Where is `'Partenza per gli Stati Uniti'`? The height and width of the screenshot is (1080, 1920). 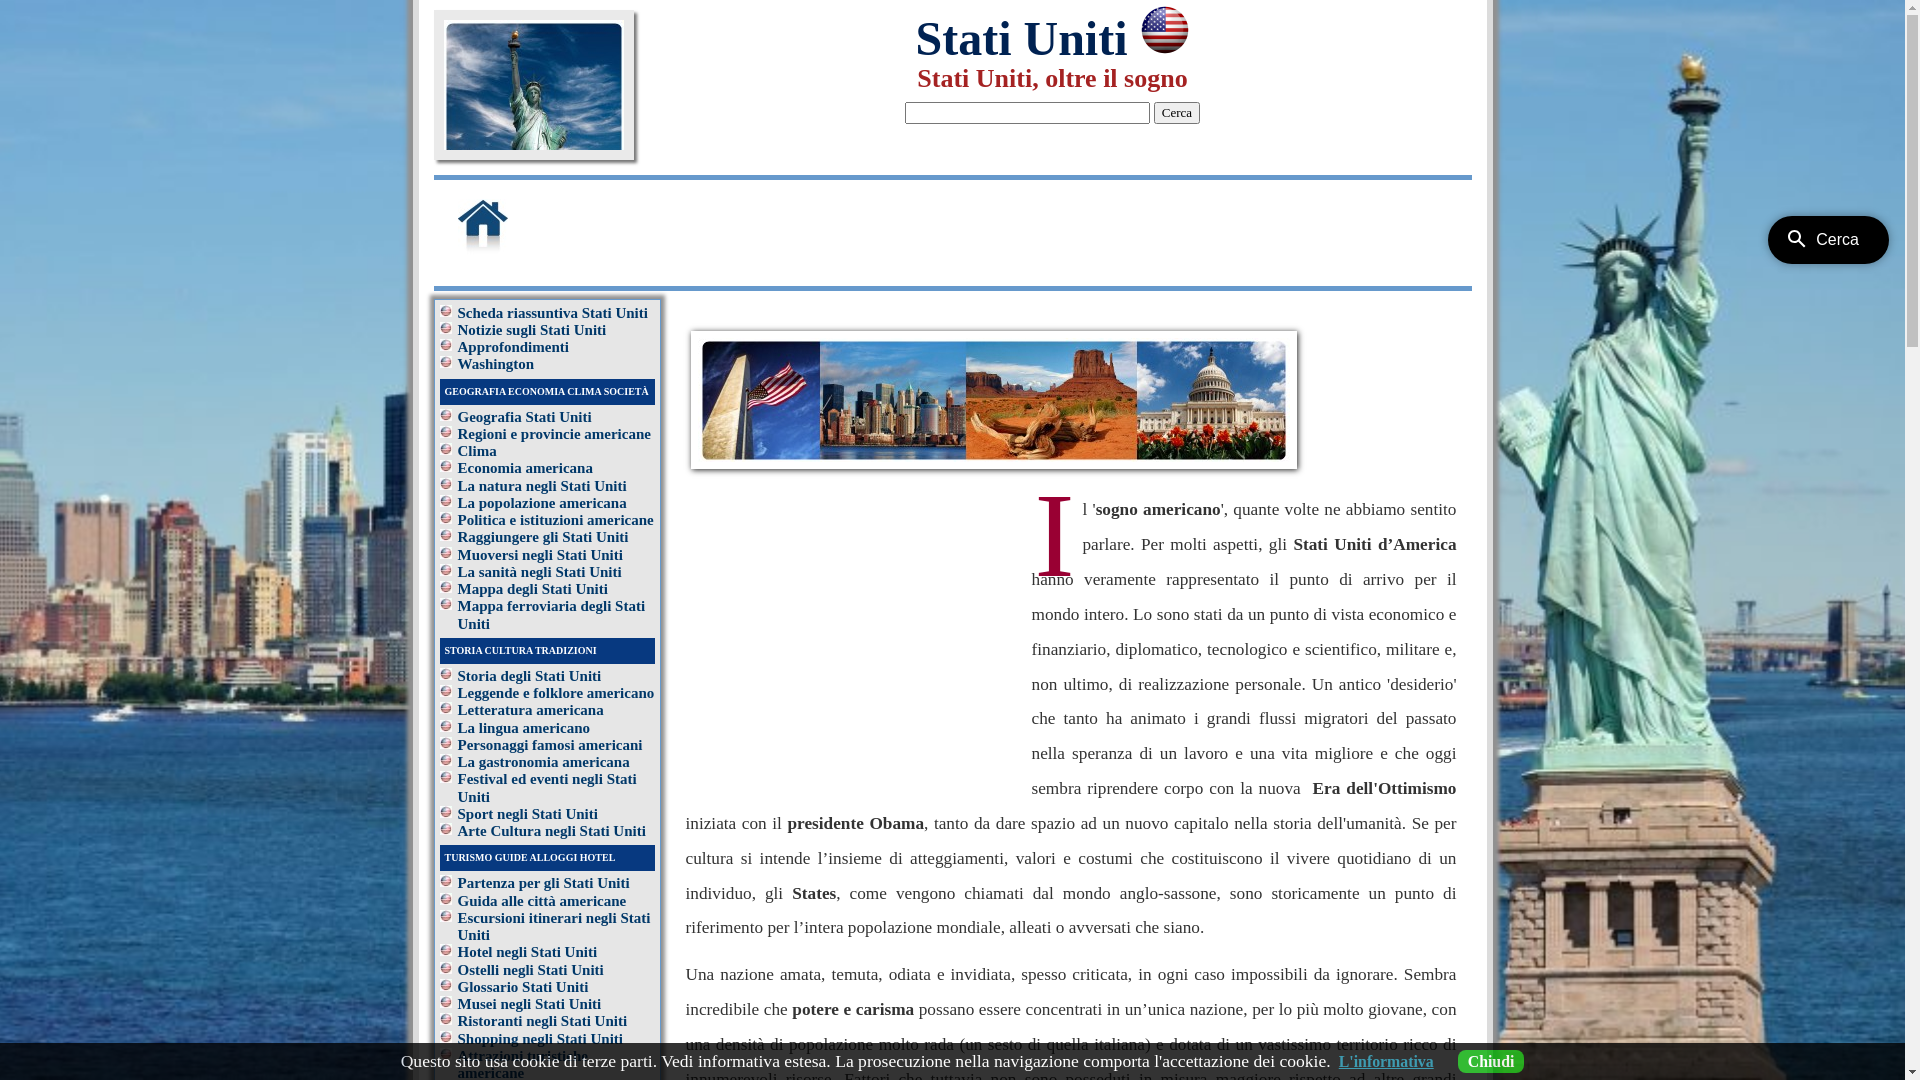 'Partenza per gli Stati Uniti' is located at coordinates (543, 882).